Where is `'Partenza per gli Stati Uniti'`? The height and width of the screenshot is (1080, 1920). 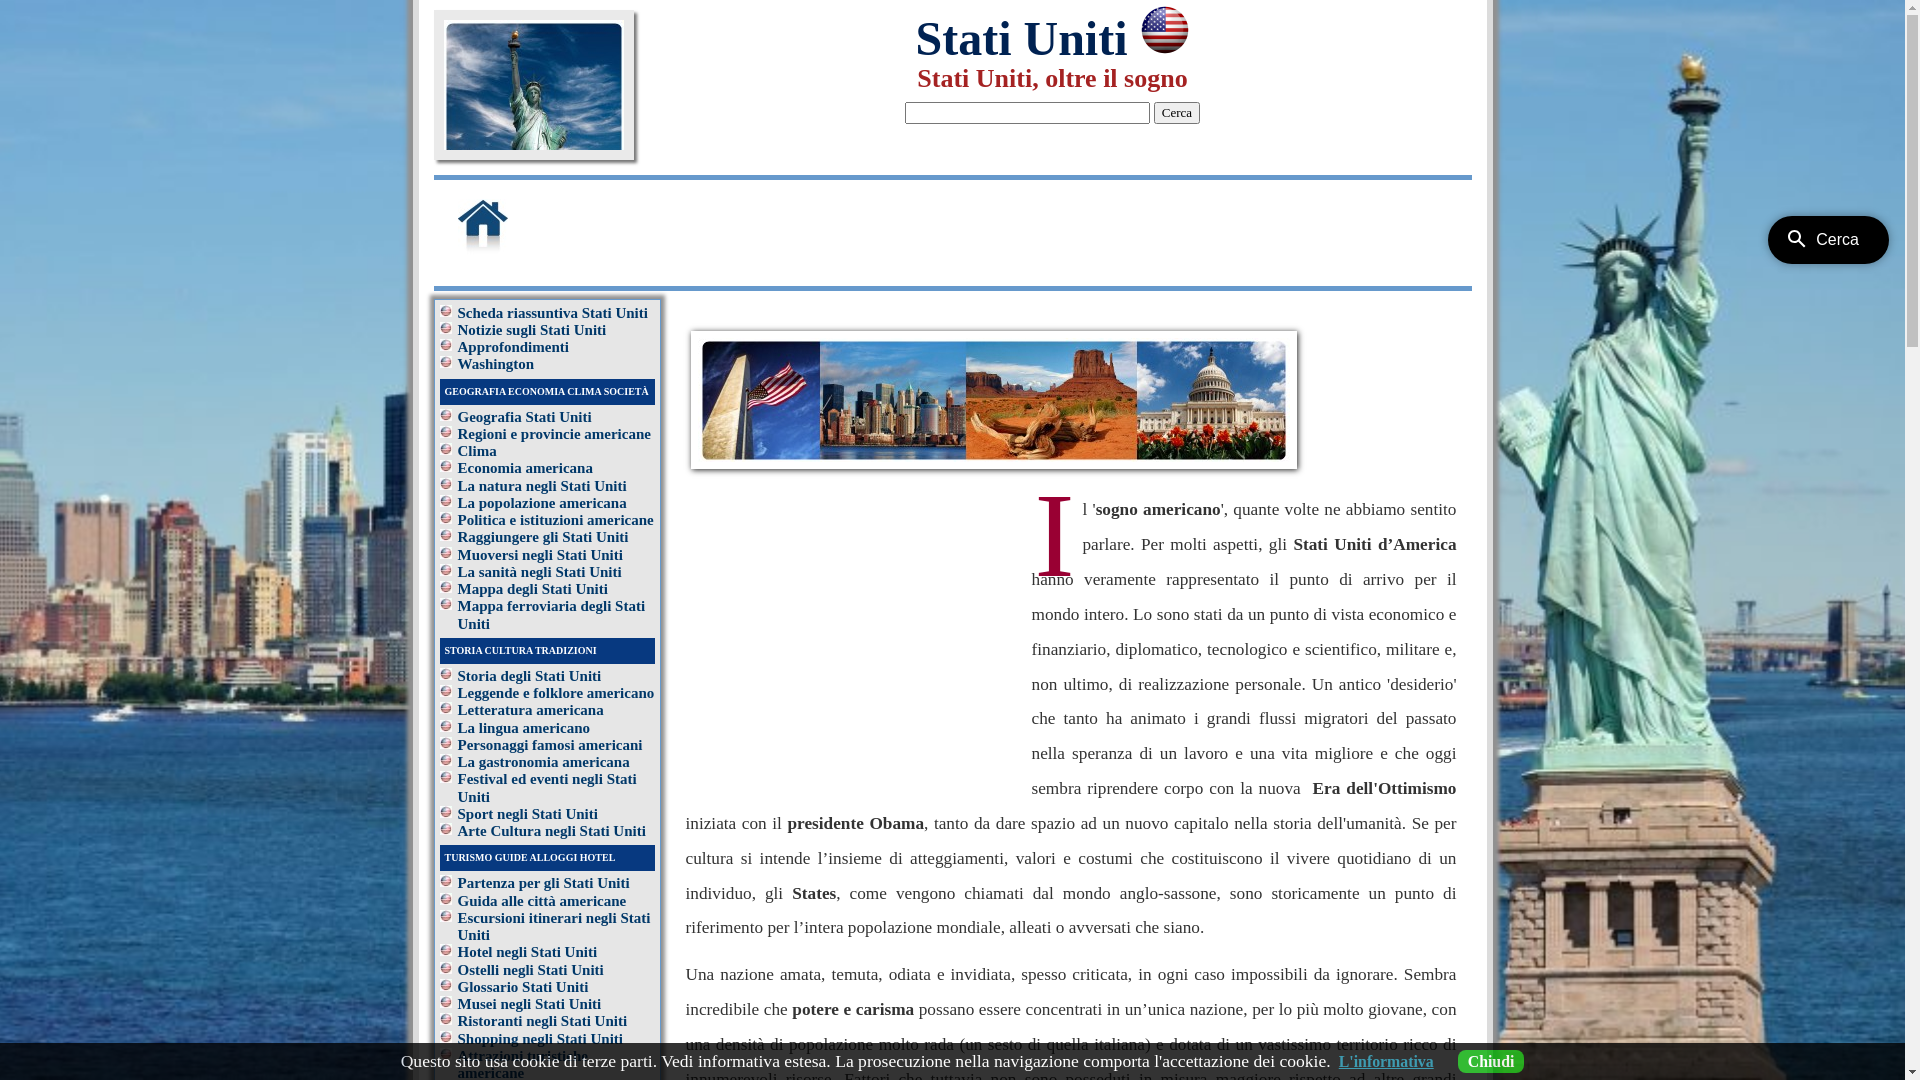 'Partenza per gli Stati Uniti' is located at coordinates (543, 882).